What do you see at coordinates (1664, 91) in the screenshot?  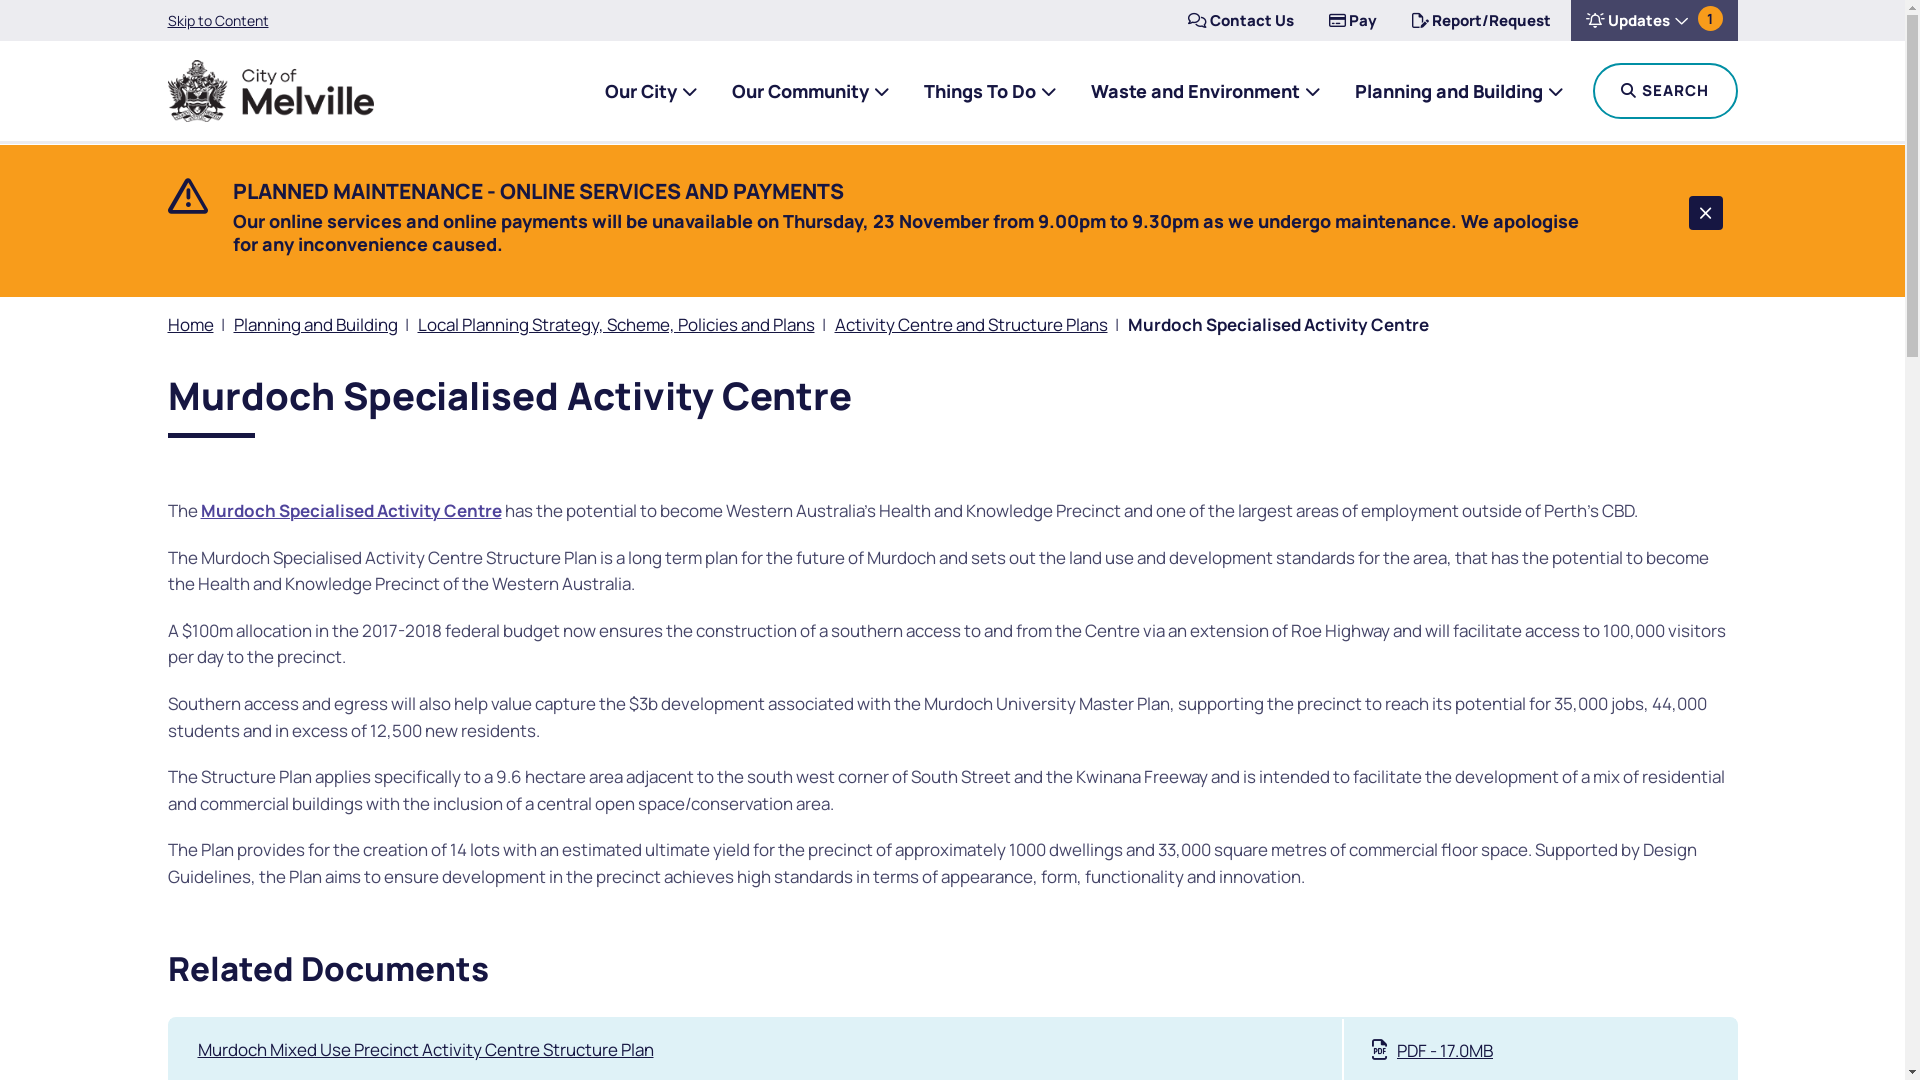 I see `'SEARCH'` at bounding box center [1664, 91].